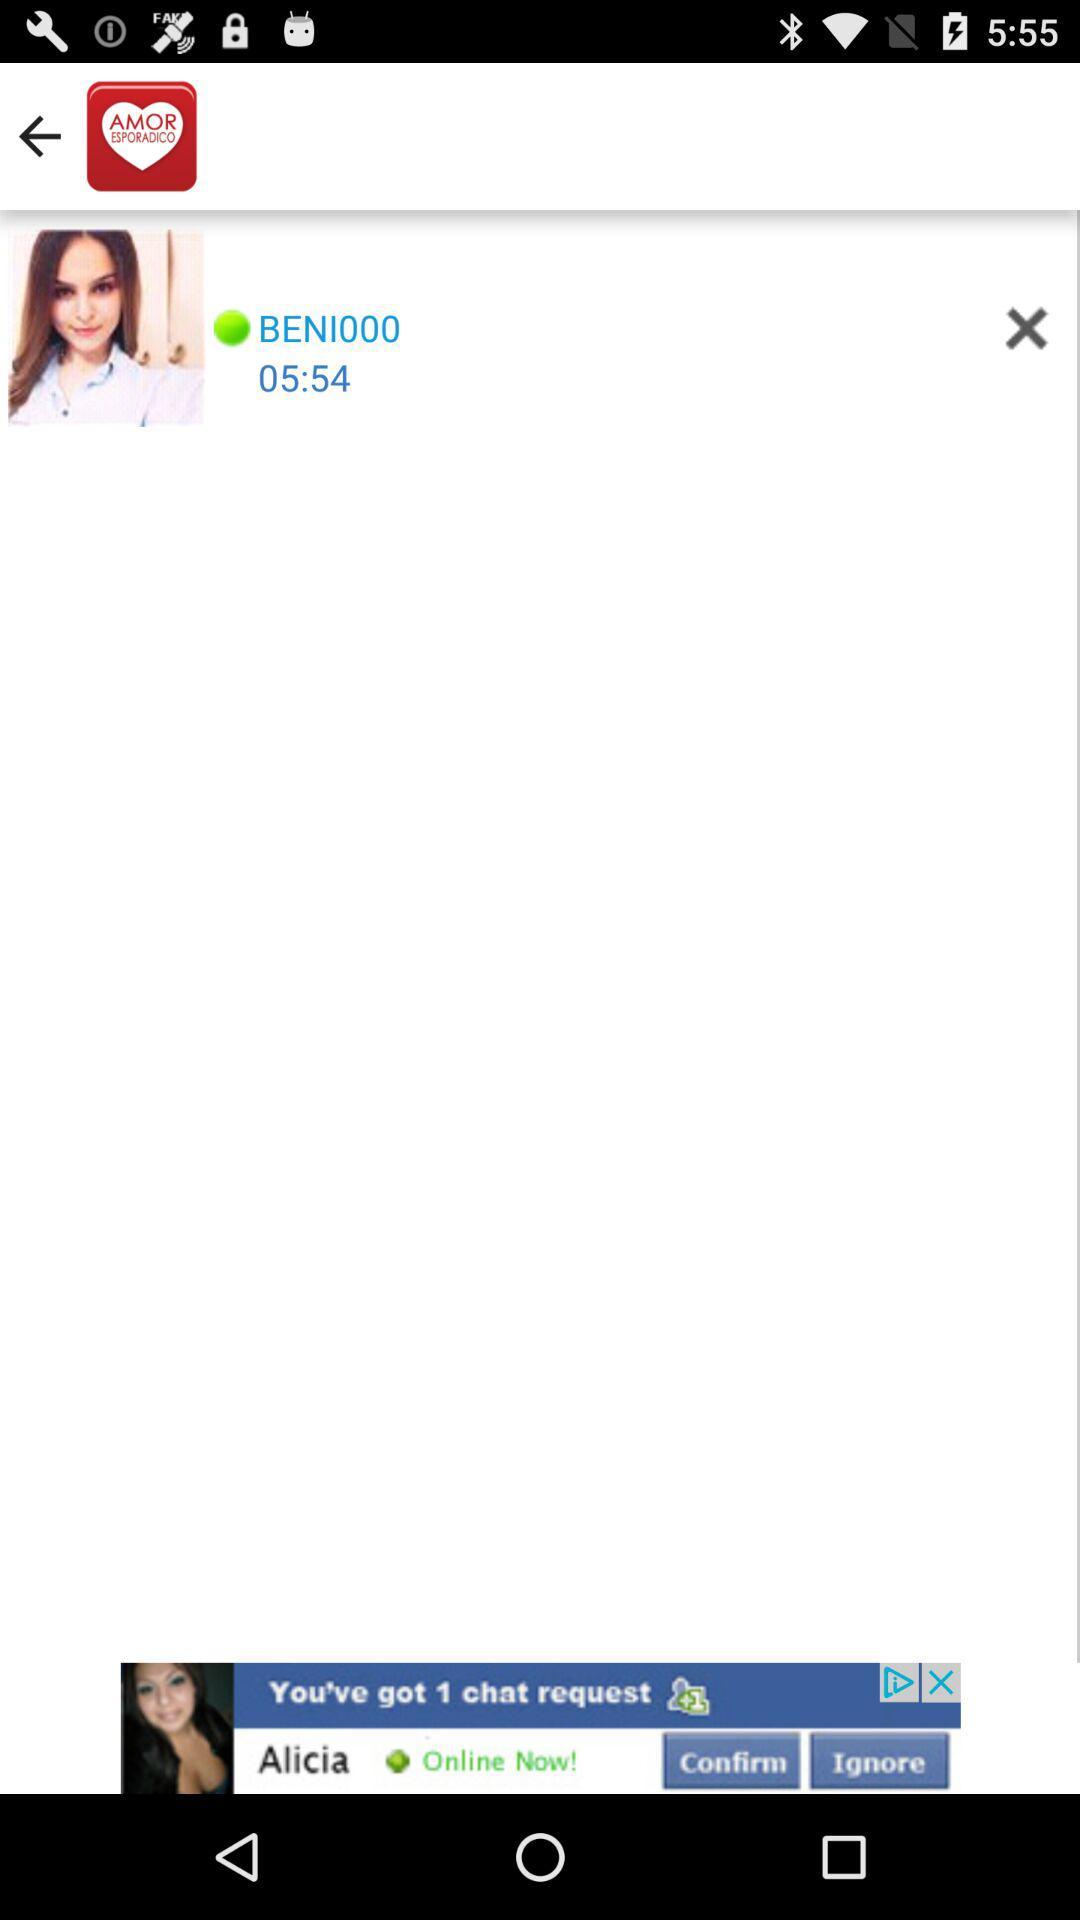 Image resolution: width=1080 pixels, height=1920 pixels. What do you see at coordinates (540, 1727) in the screenshot?
I see `open advertisement` at bounding box center [540, 1727].